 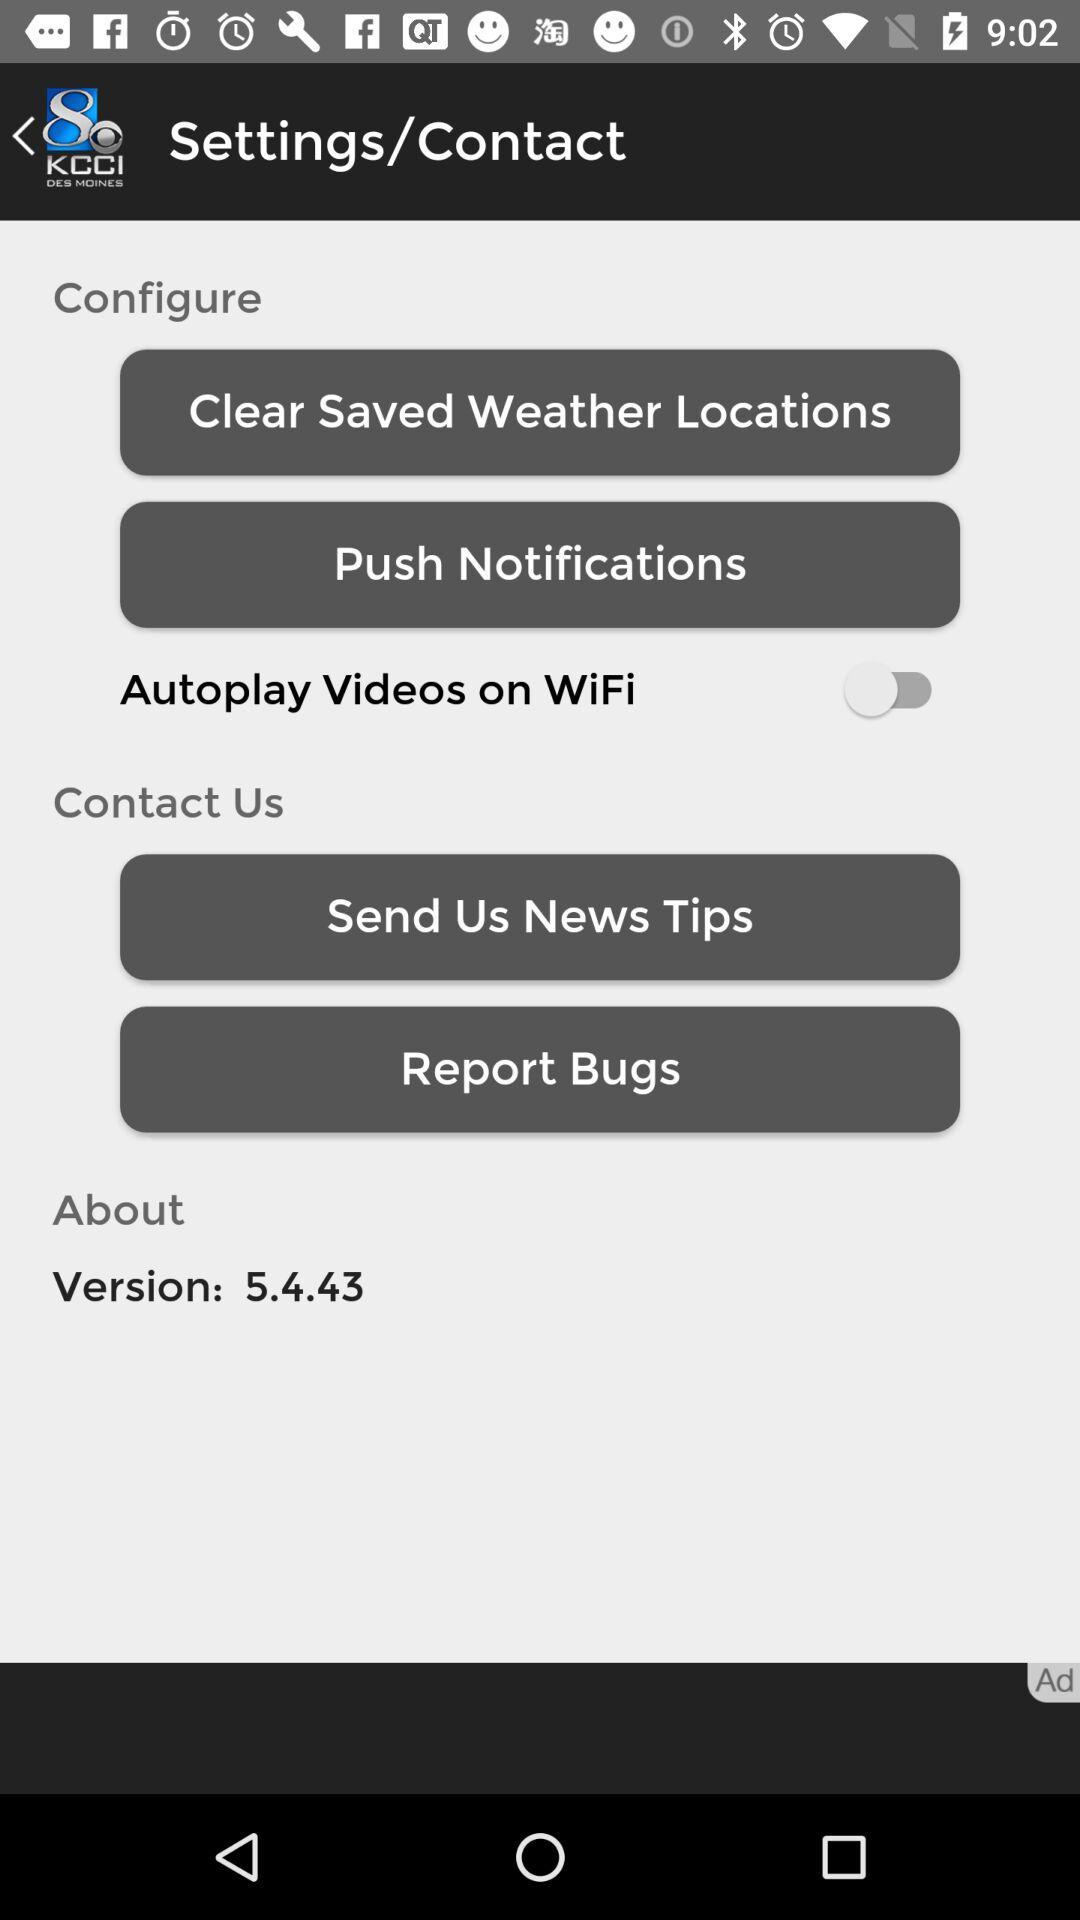 What do you see at coordinates (304, 1286) in the screenshot?
I see `item next to version: icon` at bounding box center [304, 1286].